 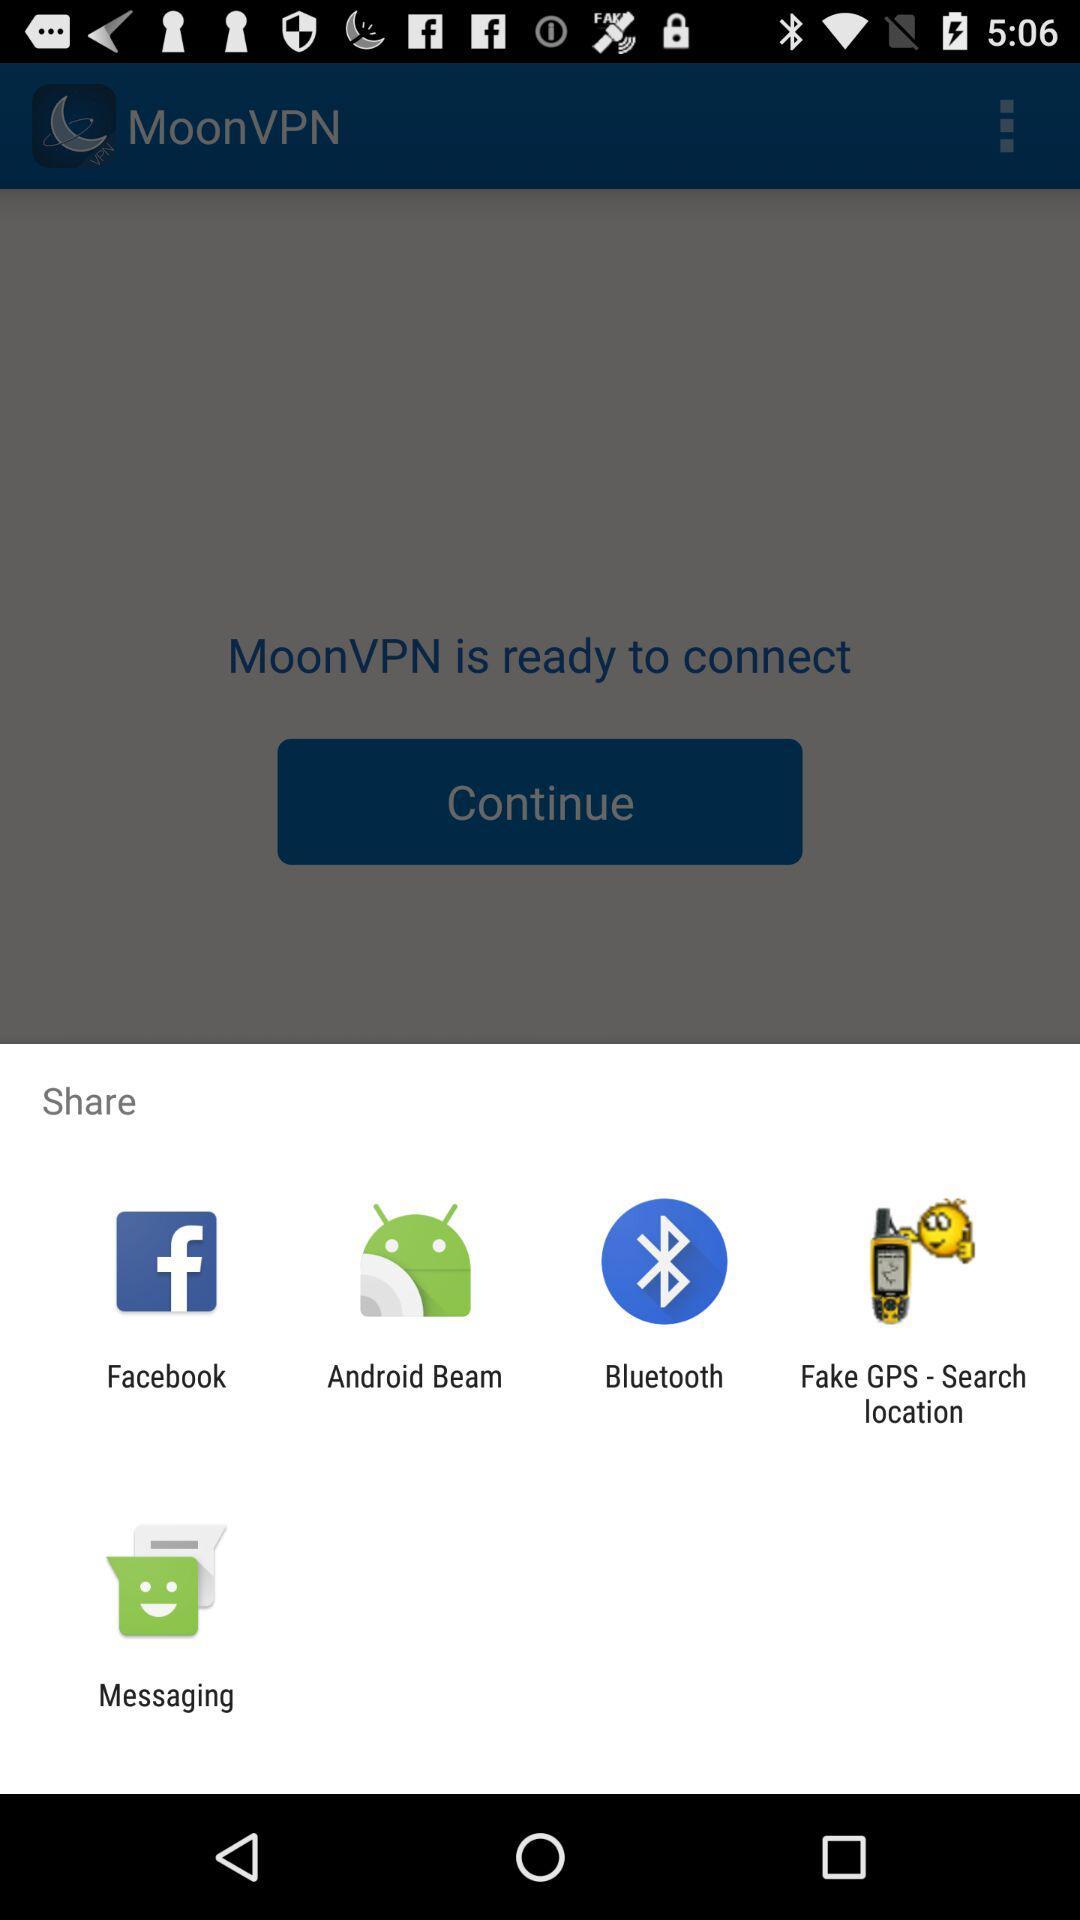 What do you see at coordinates (664, 1392) in the screenshot?
I see `item to the left of the fake gps search` at bounding box center [664, 1392].